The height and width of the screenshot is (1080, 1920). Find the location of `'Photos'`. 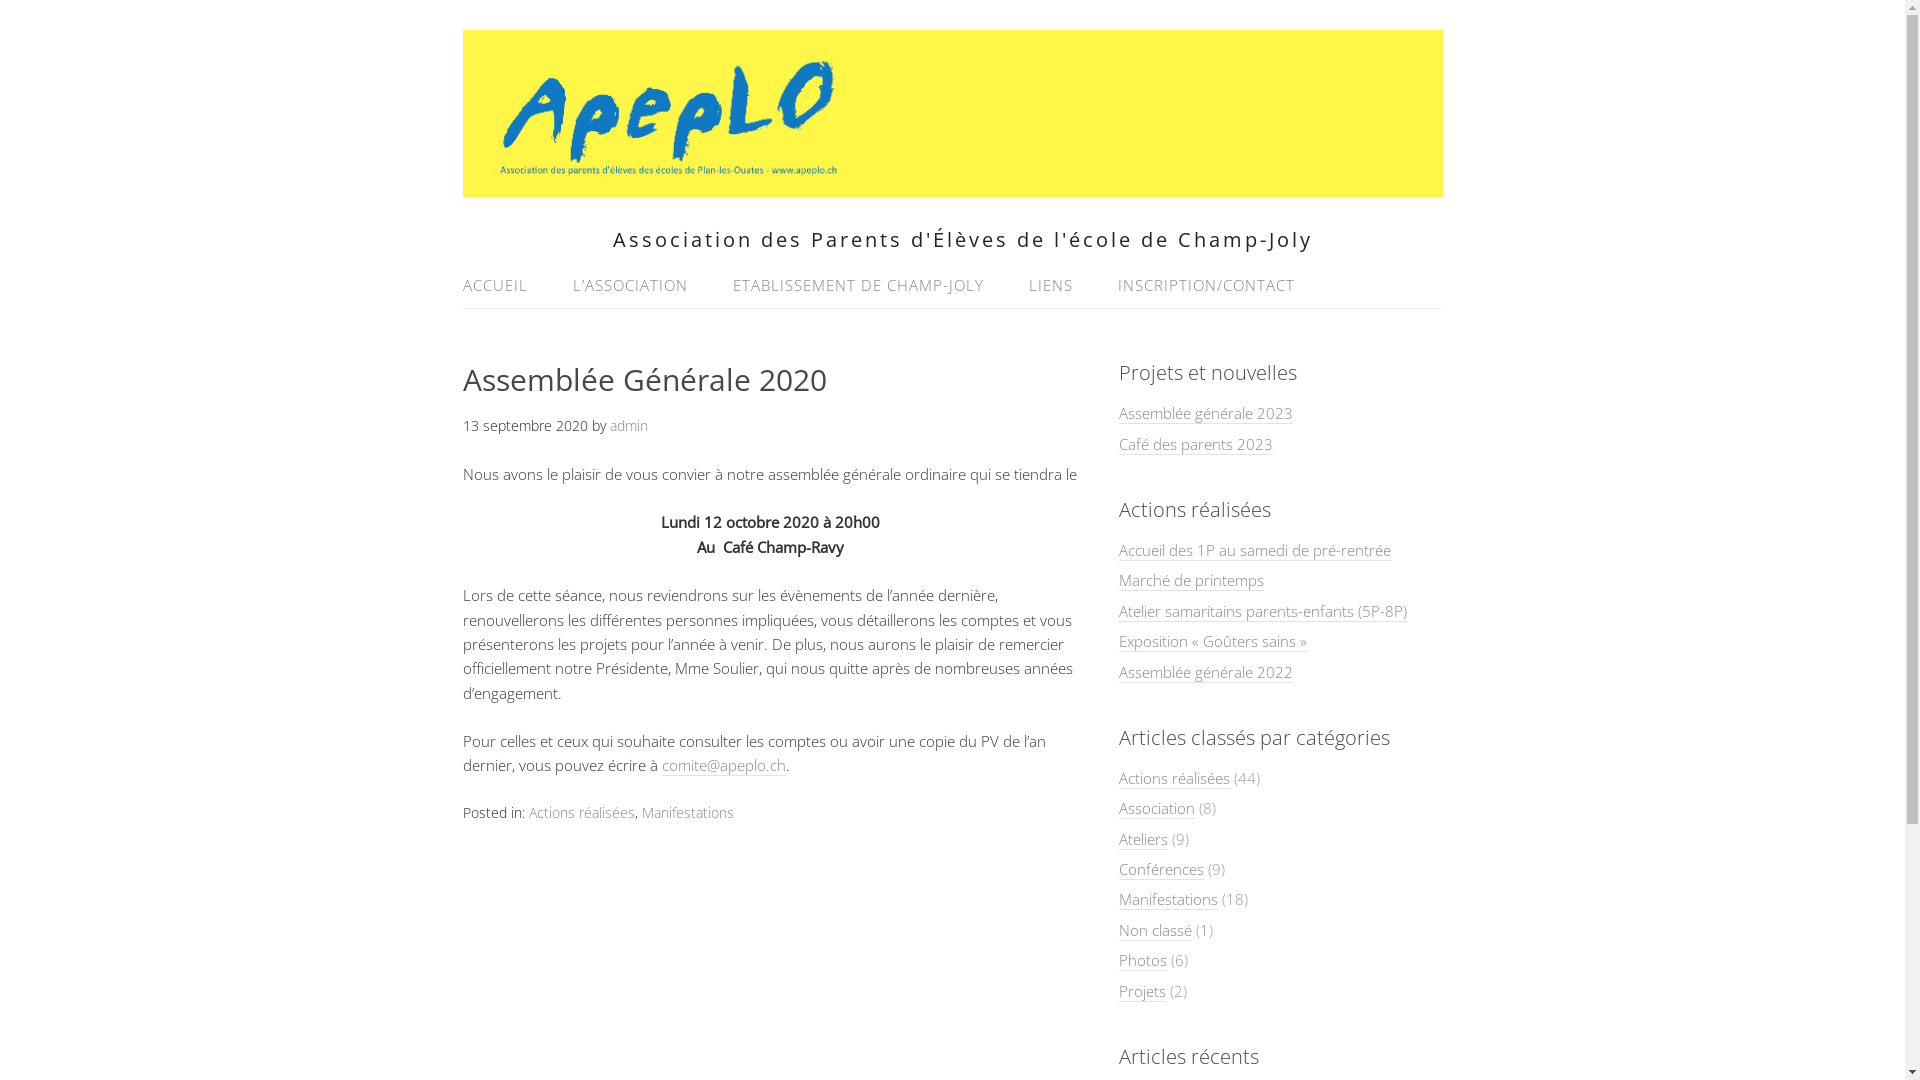

'Photos' is located at coordinates (1142, 959).